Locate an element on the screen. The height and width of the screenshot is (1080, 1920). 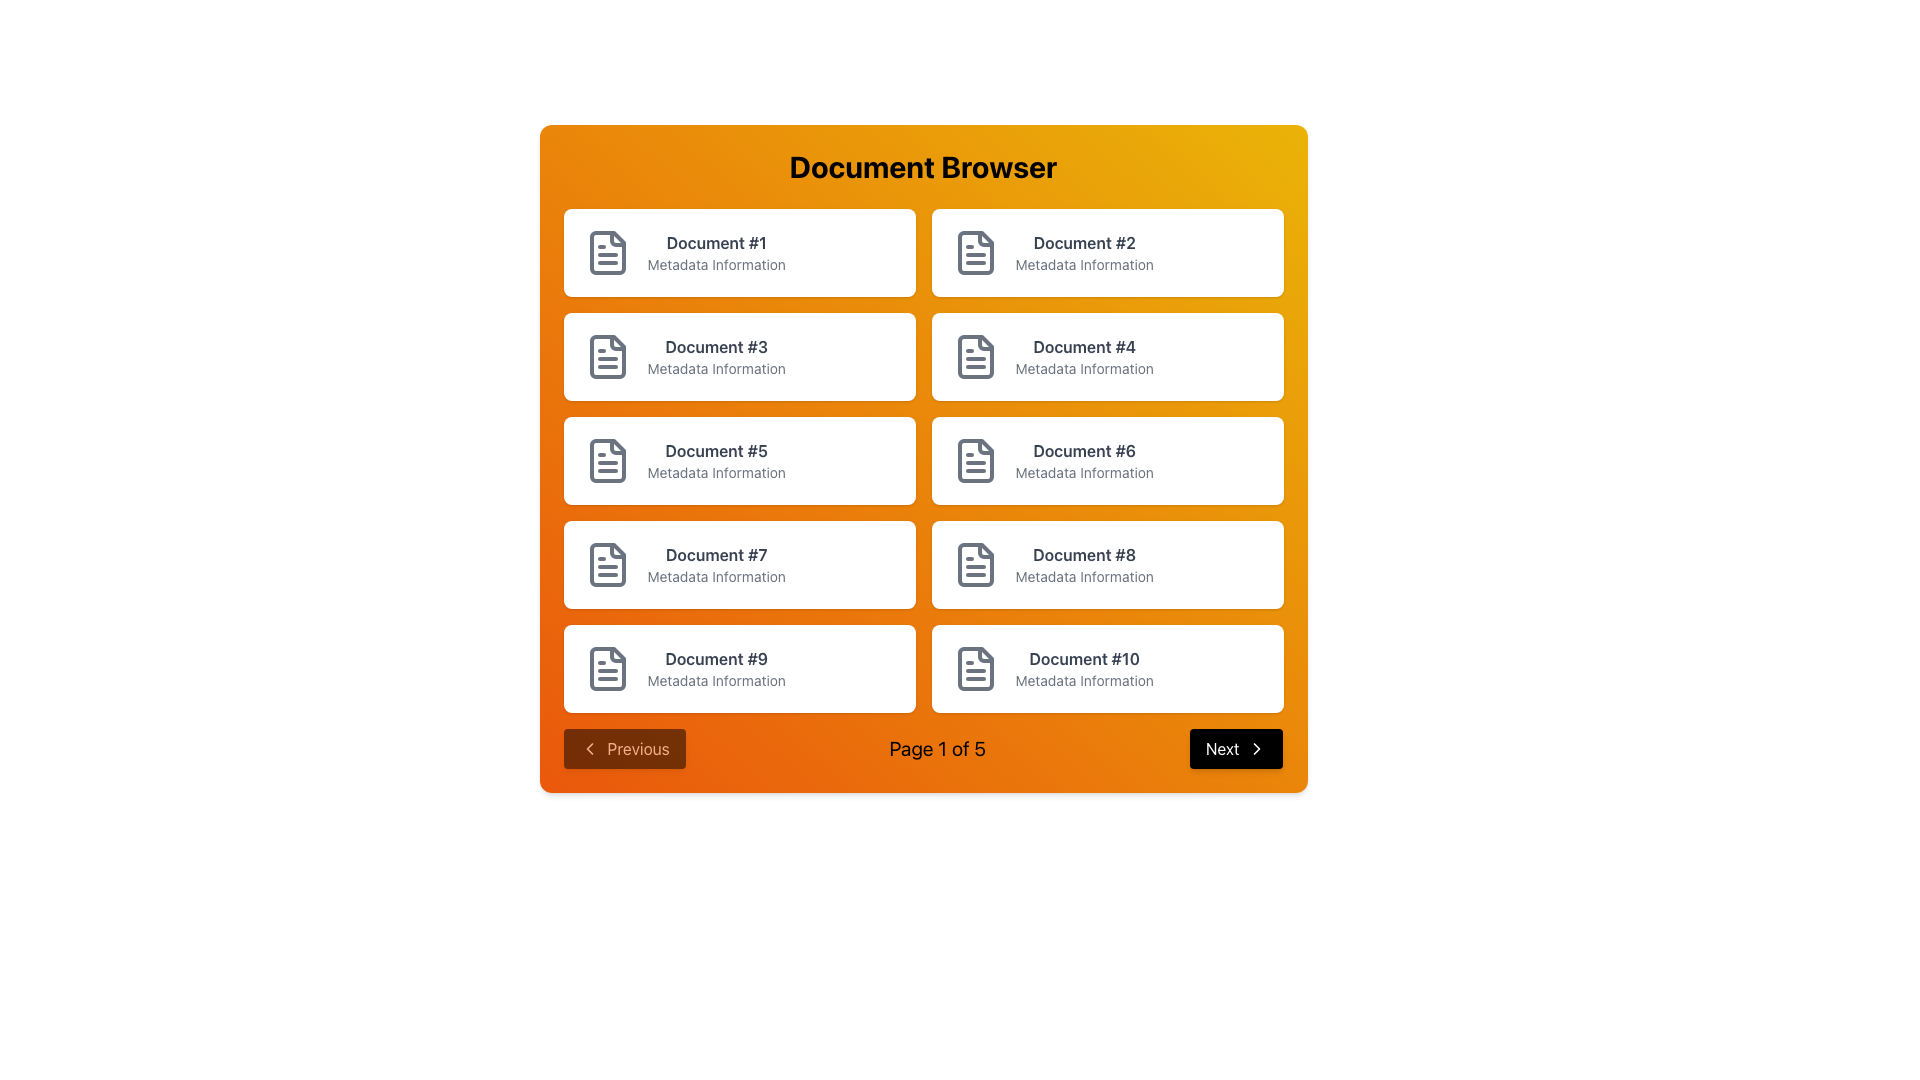
the title label of the second document entry in the second column of the Document Browser, which is located above the 'Metadata Information' label and to the right of the document icon is located at coordinates (1083, 242).